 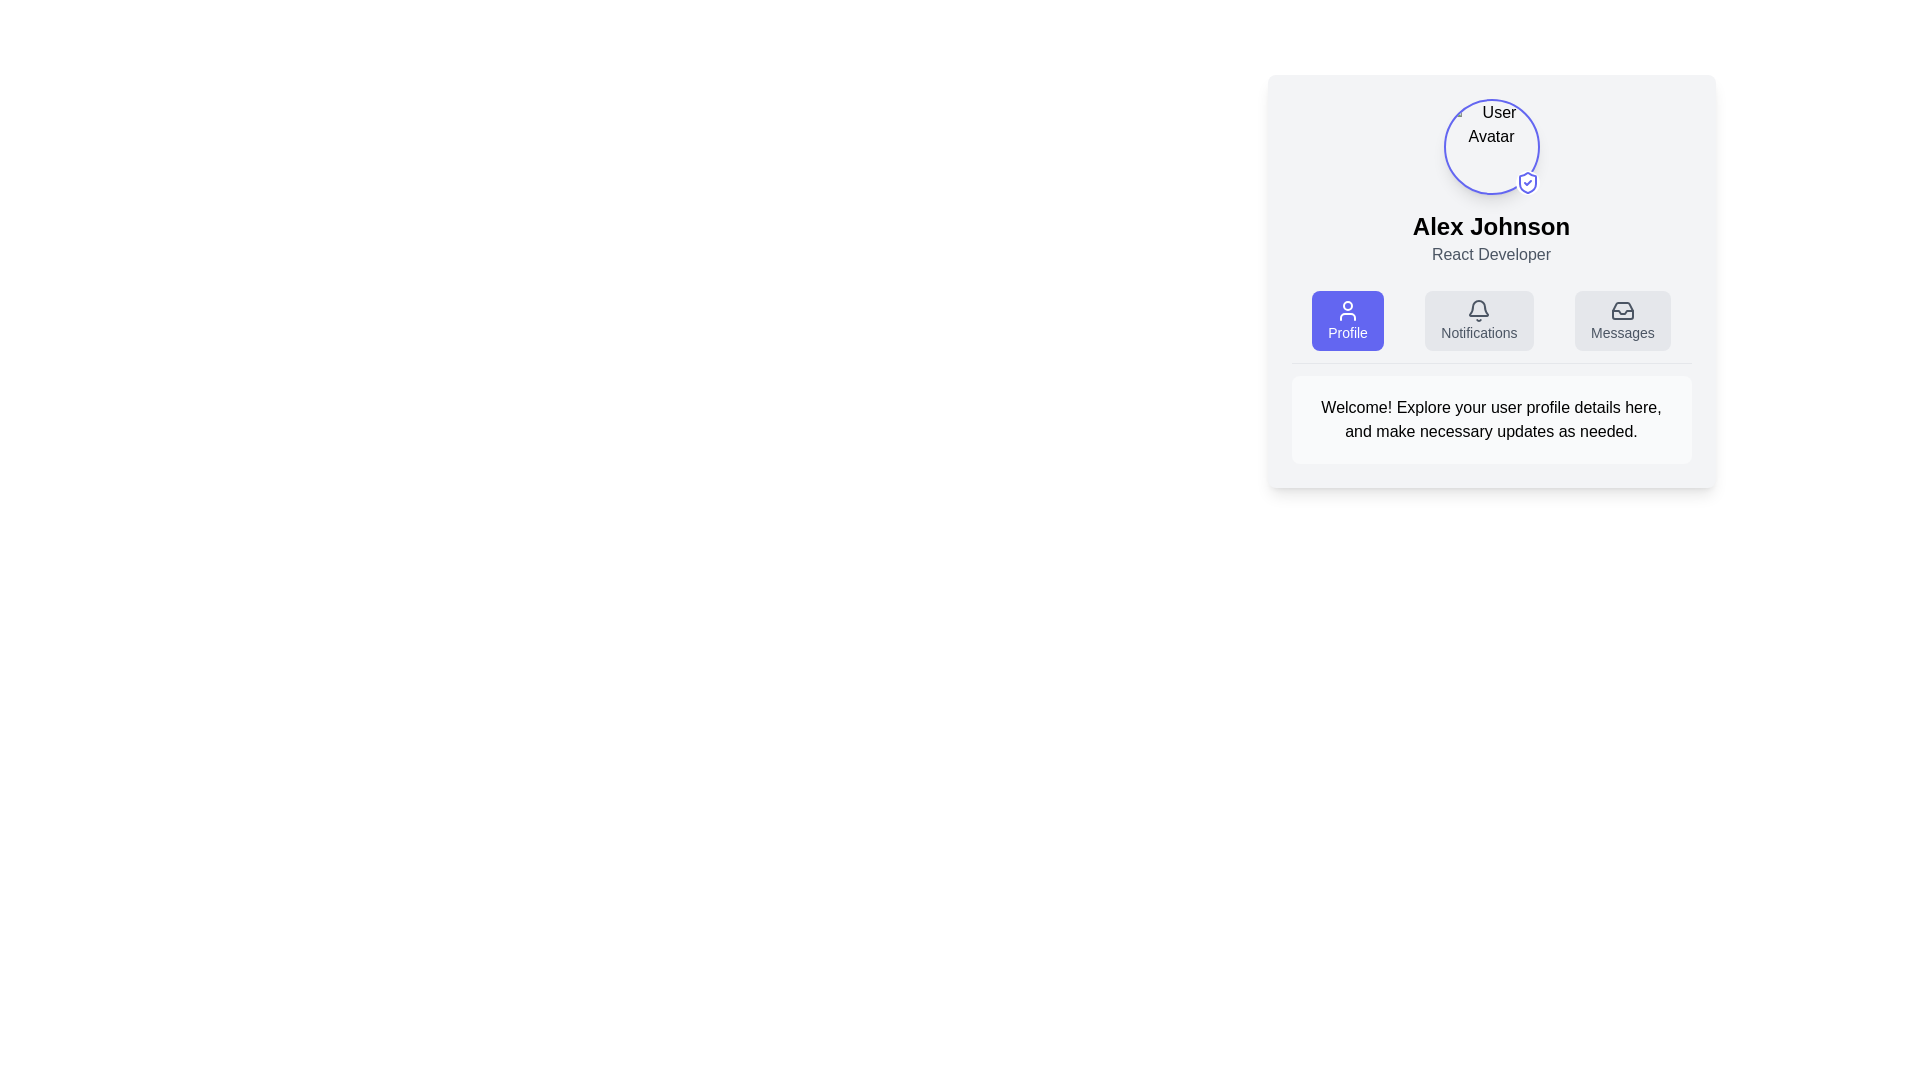 I want to click on text of the label indicating the purpose of the messaging or inbox button, which is the last item in a row of three buttons on the right side of the user profile card, so click(x=1622, y=331).